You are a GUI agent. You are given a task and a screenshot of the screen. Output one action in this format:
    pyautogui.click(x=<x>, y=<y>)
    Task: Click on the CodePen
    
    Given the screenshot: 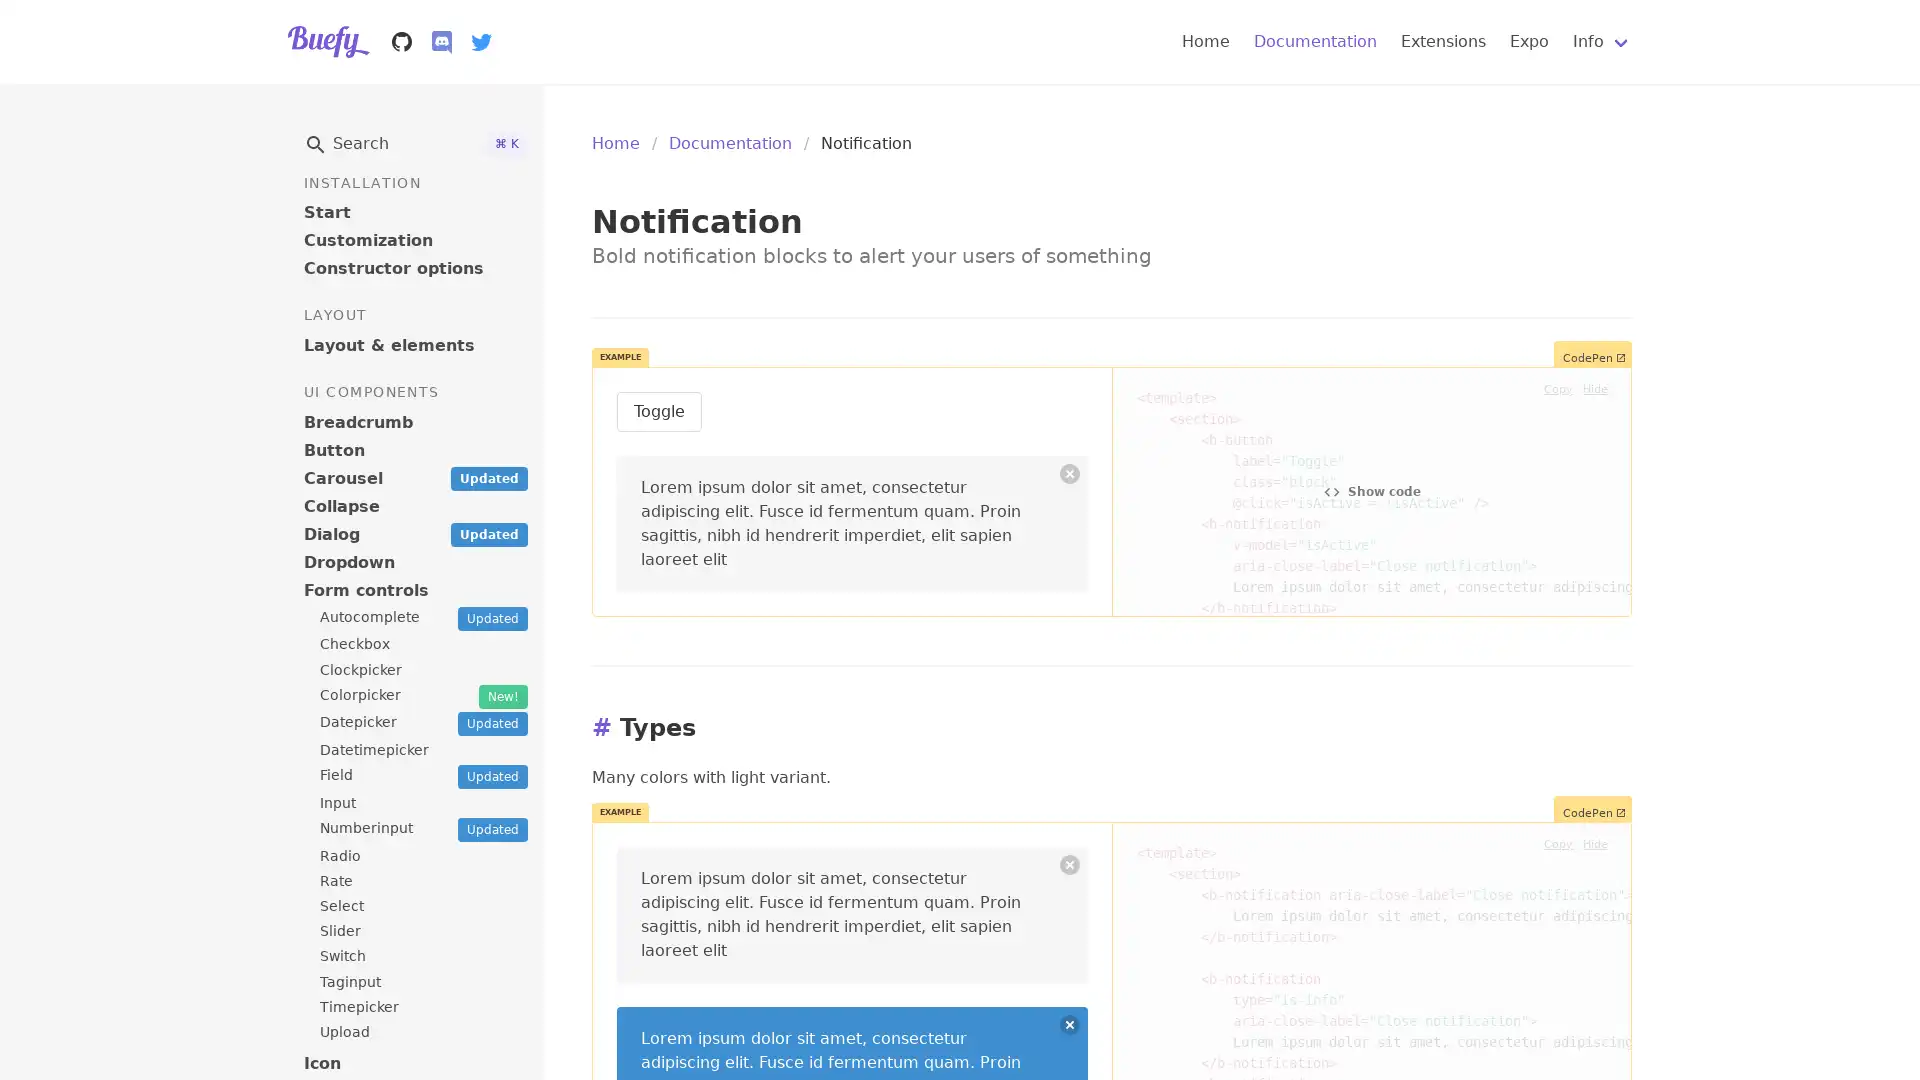 What is the action you would take?
    pyautogui.click(x=1592, y=808)
    